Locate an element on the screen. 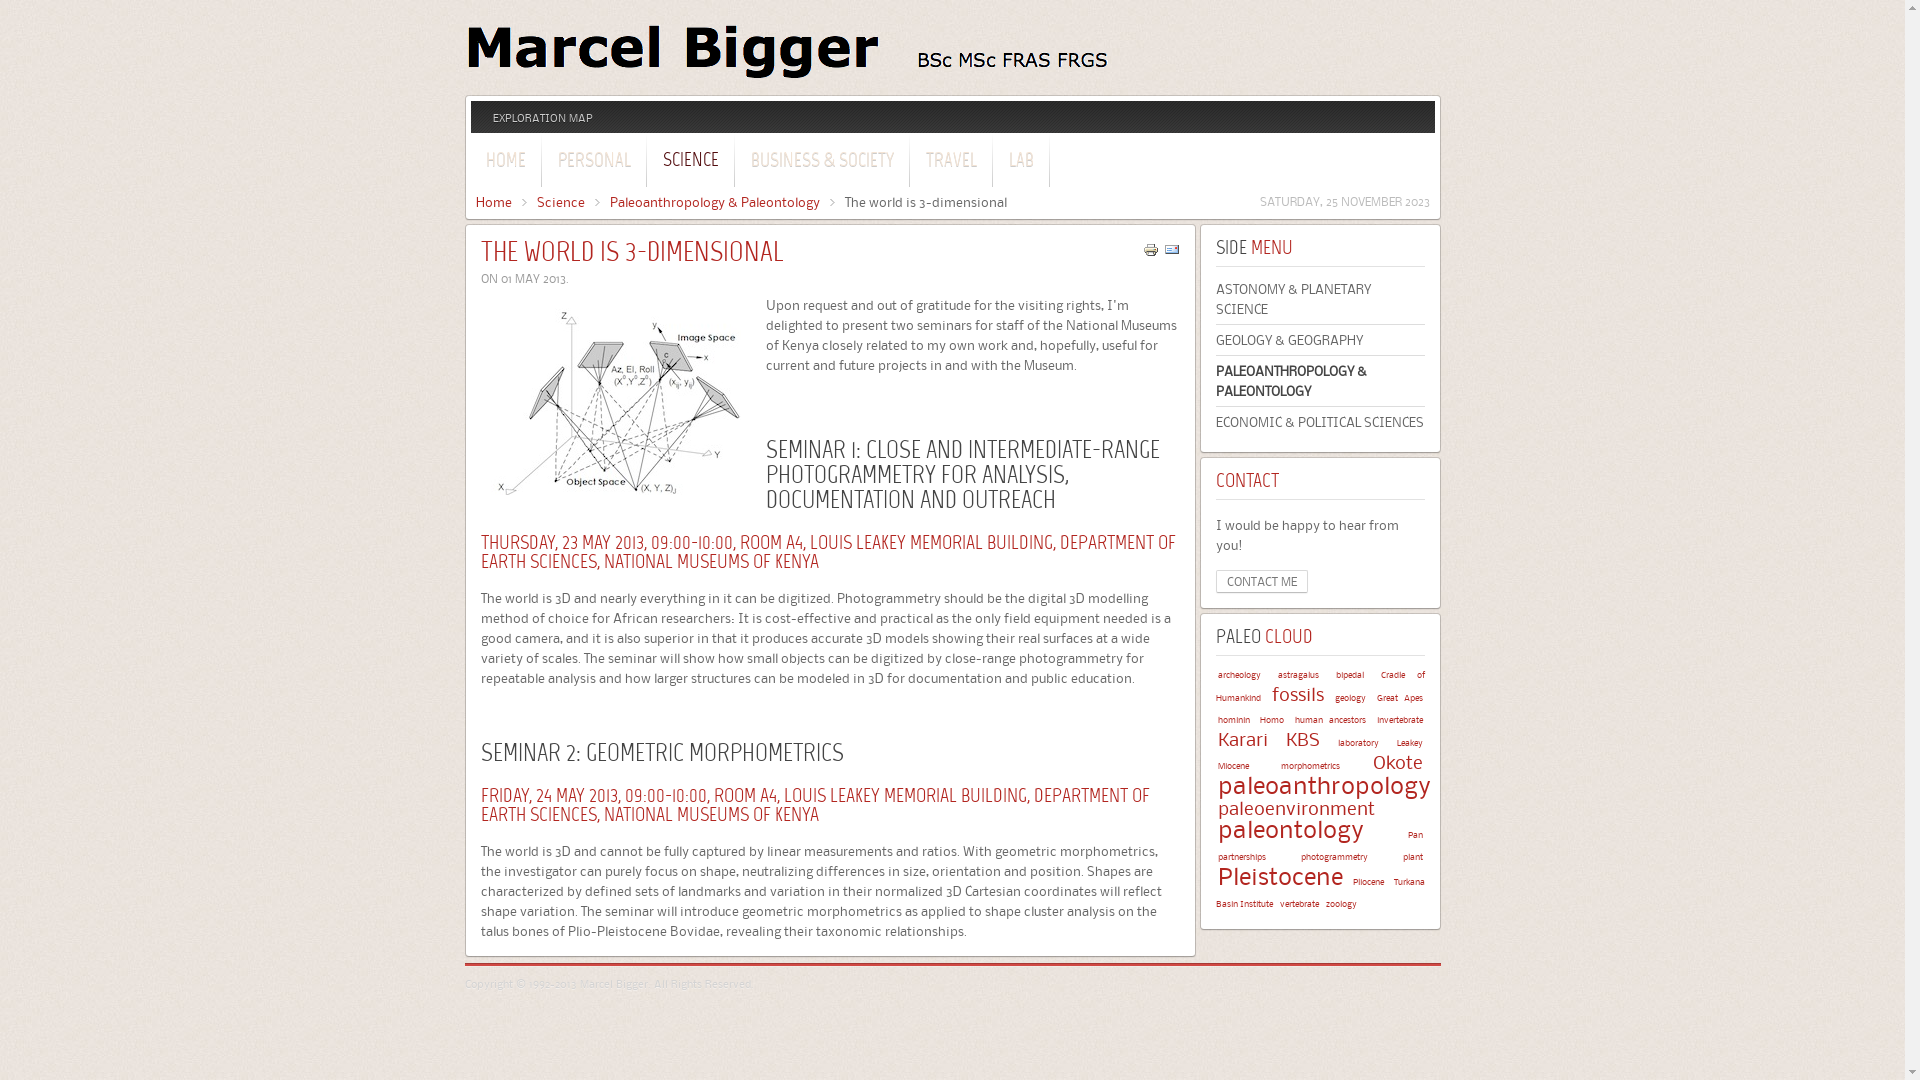 Image resolution: width=1920 pixels, height=1080 pixels. 'Pan' is located at coordinates (1406, 834).